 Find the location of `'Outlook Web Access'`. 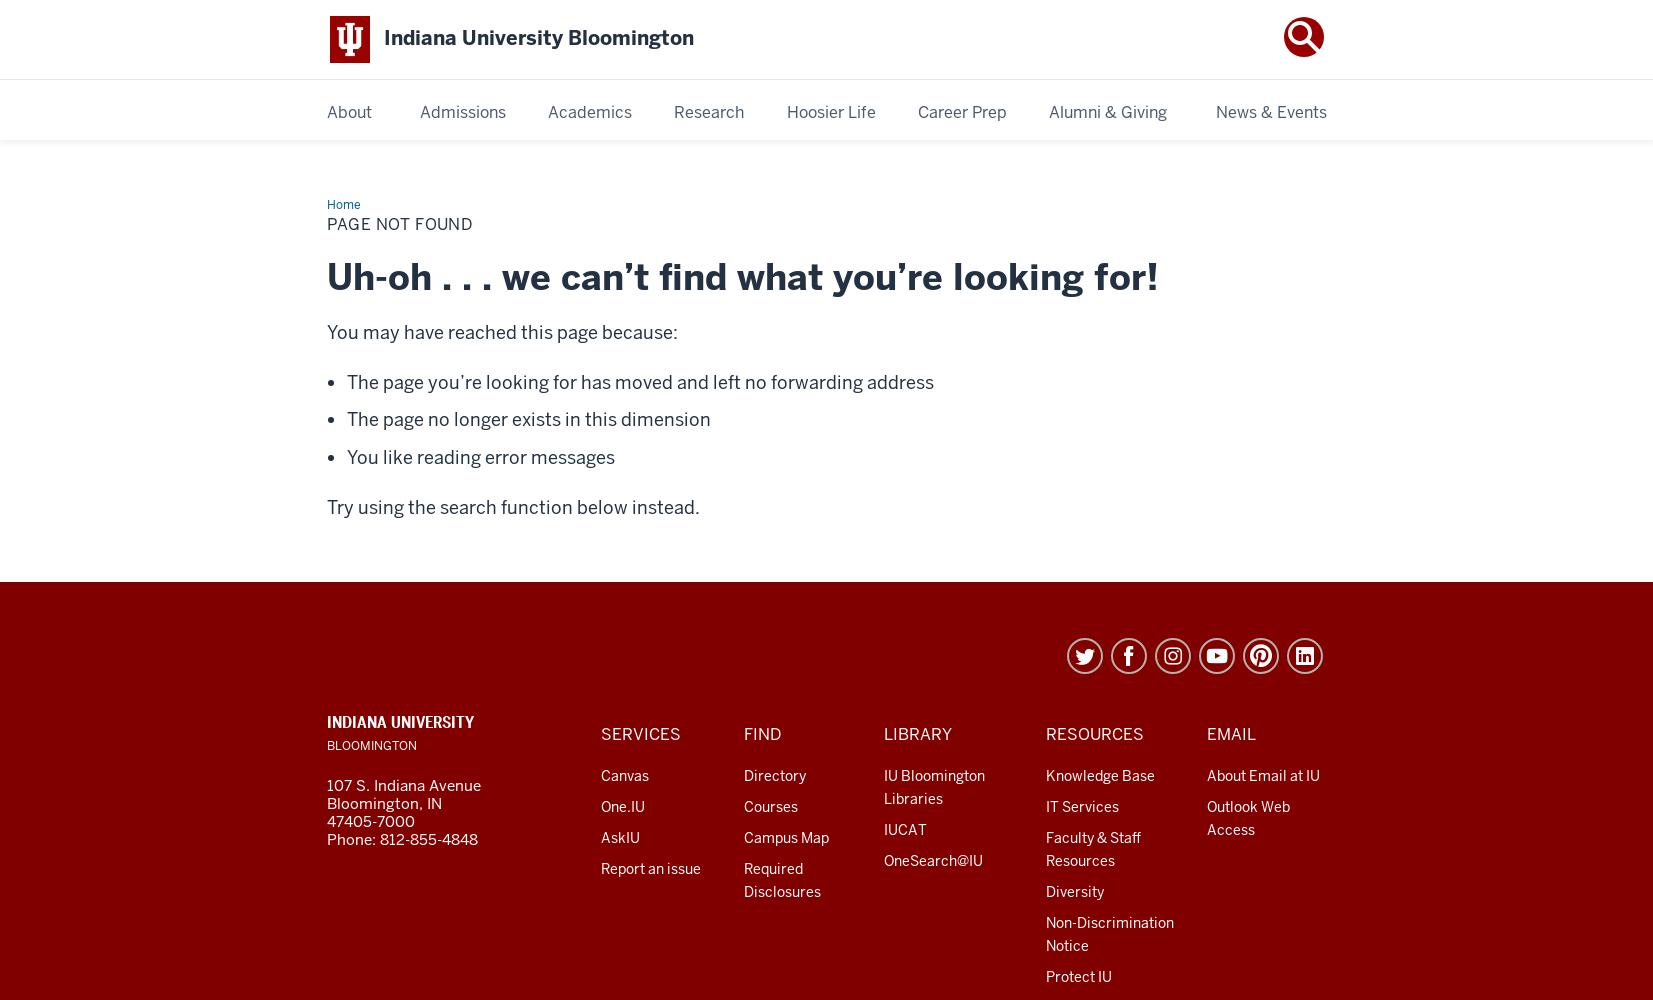

'Outlook Web Access' is located at coordinates (1248, 816).